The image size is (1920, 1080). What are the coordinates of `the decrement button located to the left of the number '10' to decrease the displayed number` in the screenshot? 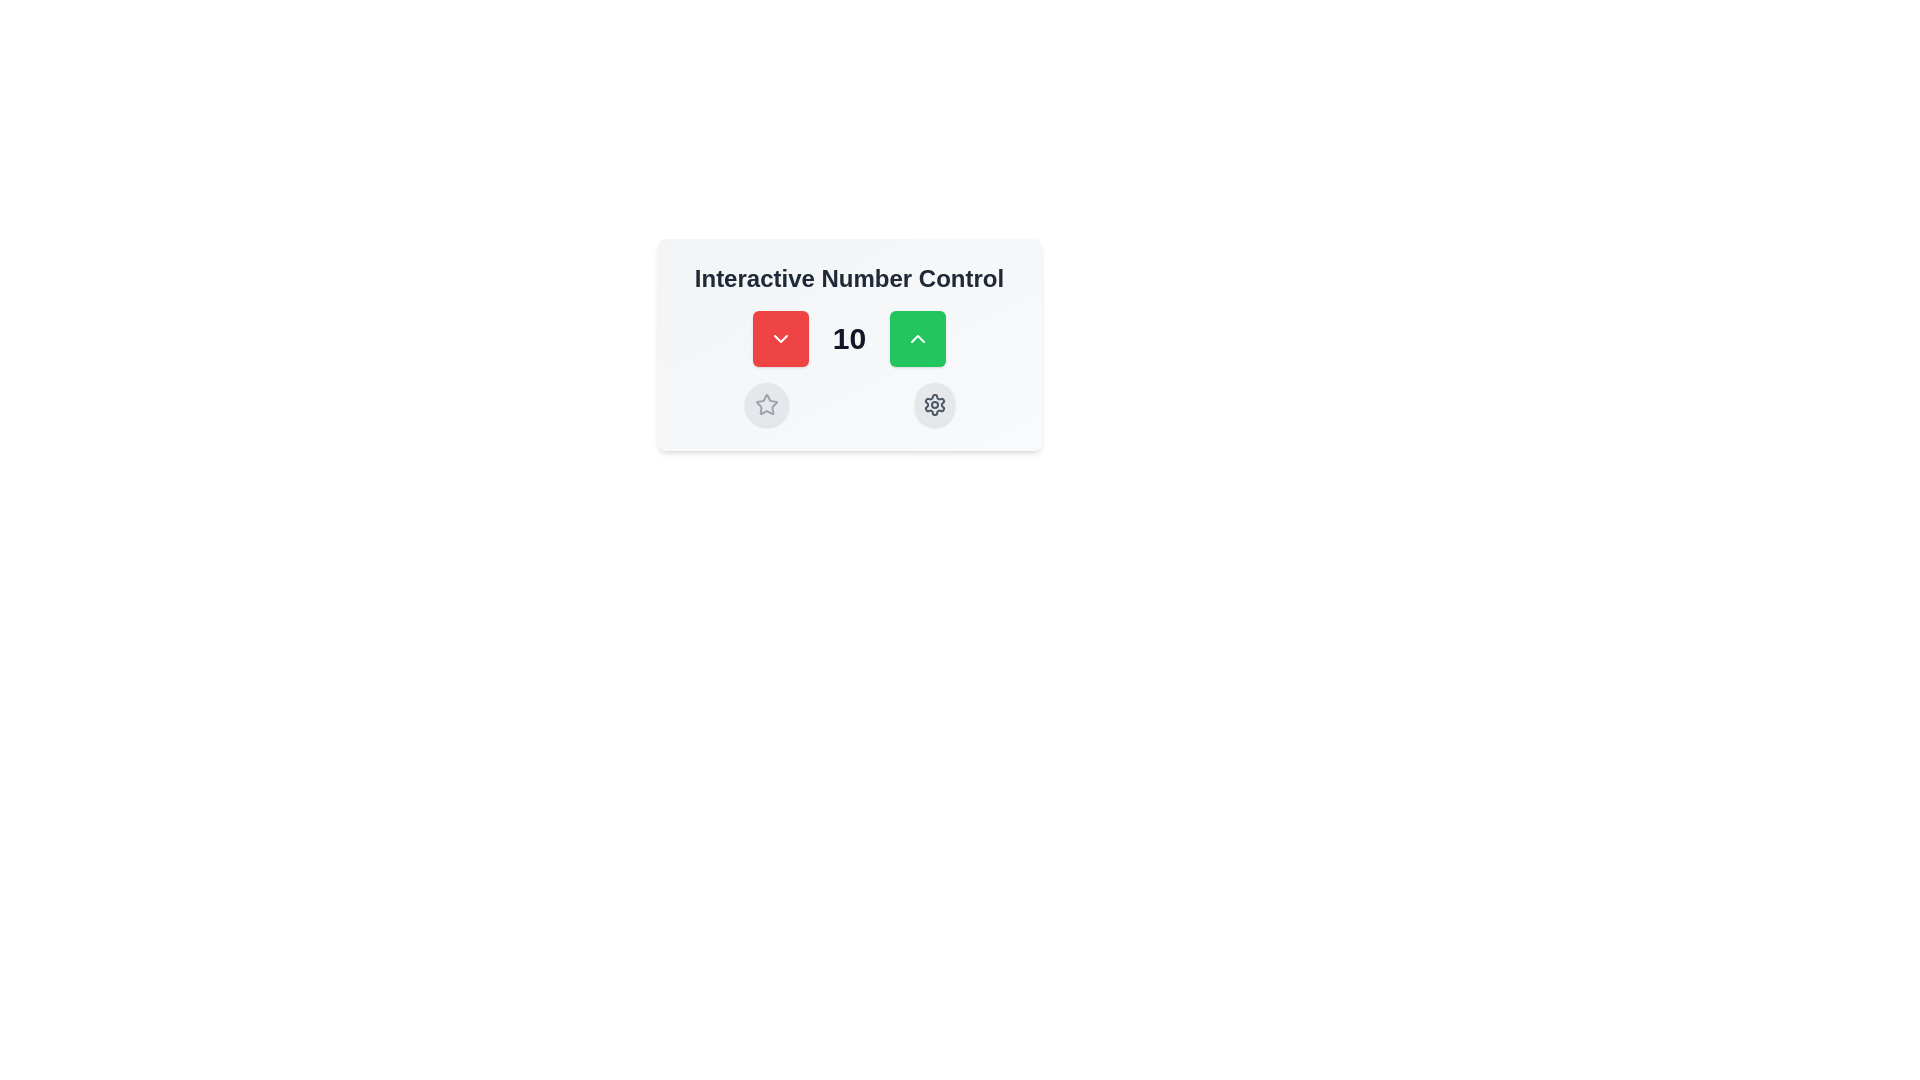 It's located at (779, 338).